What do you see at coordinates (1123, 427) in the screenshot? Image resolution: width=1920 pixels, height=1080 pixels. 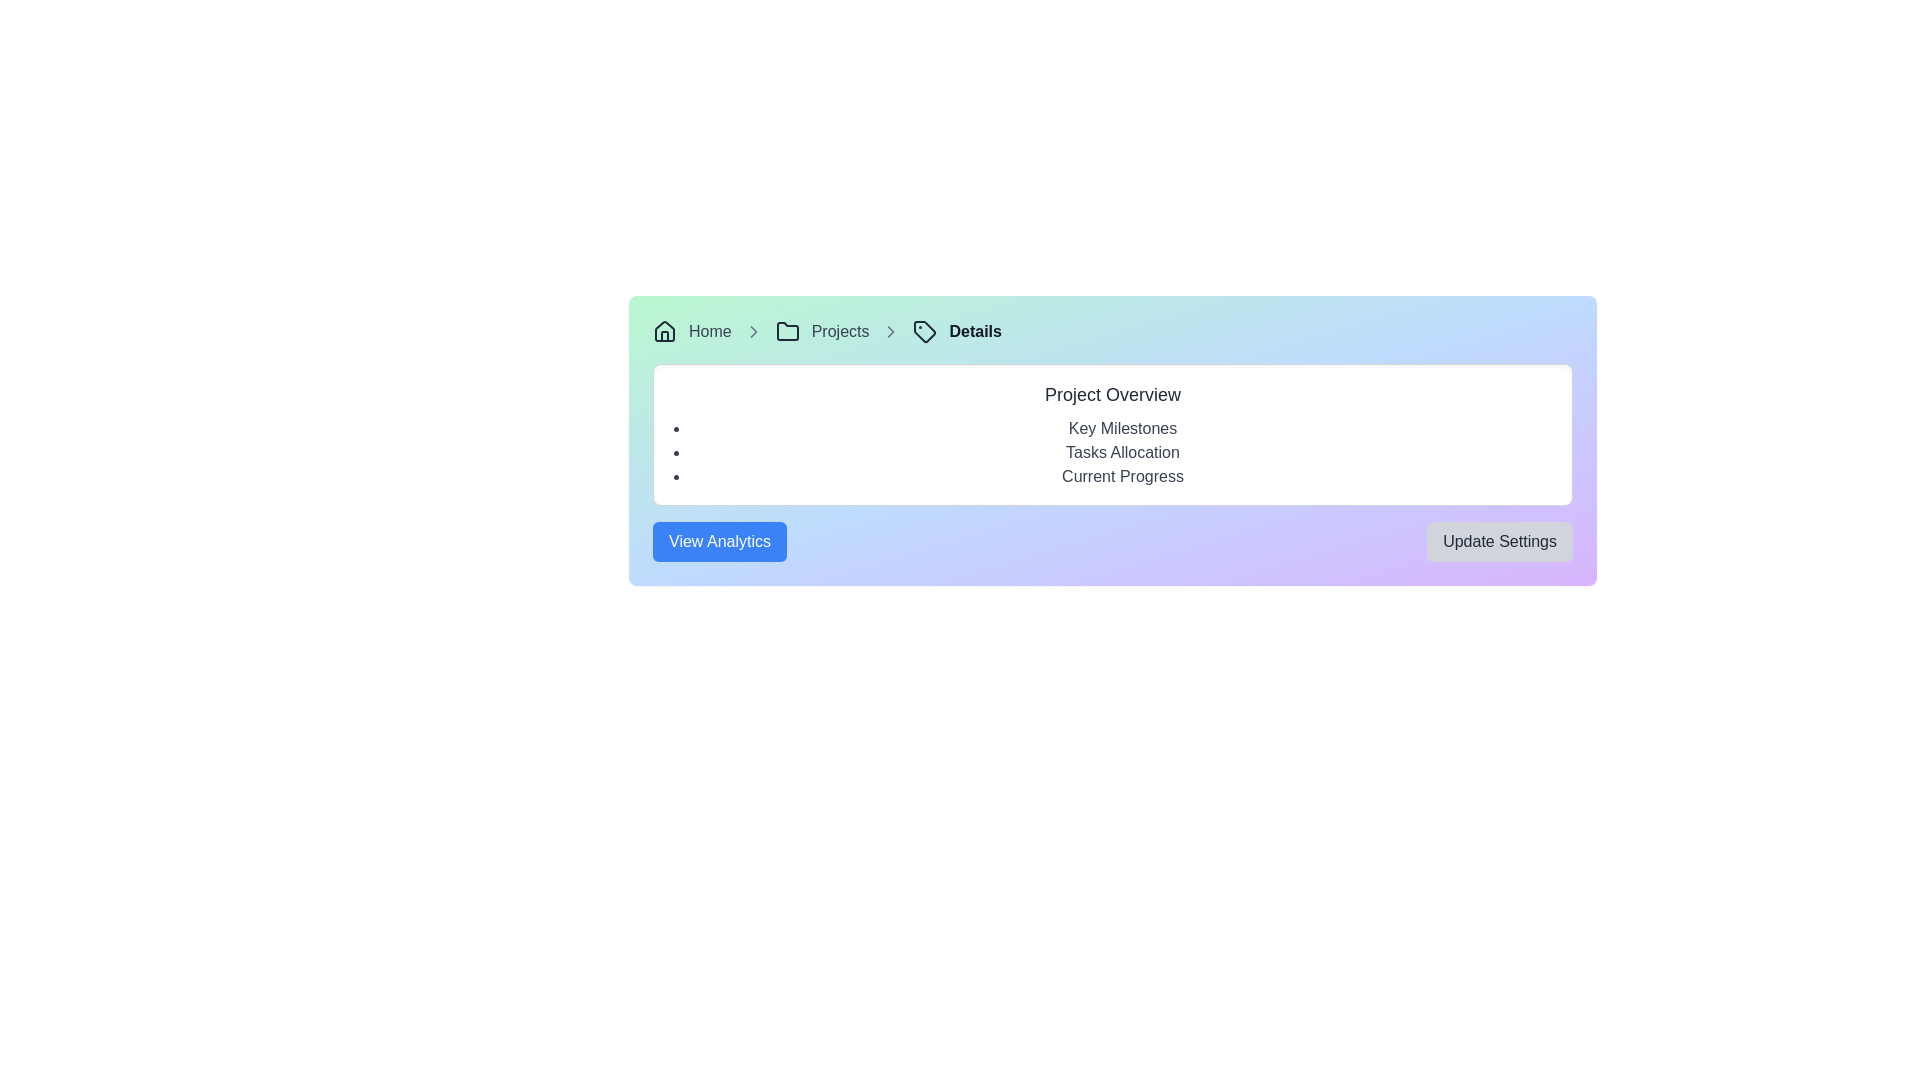 I see `the static text label displaying 'Key Milestones', which is the first item in the bullet-point list under the 'Project Overview' section` at bounding box center [1123, 427].